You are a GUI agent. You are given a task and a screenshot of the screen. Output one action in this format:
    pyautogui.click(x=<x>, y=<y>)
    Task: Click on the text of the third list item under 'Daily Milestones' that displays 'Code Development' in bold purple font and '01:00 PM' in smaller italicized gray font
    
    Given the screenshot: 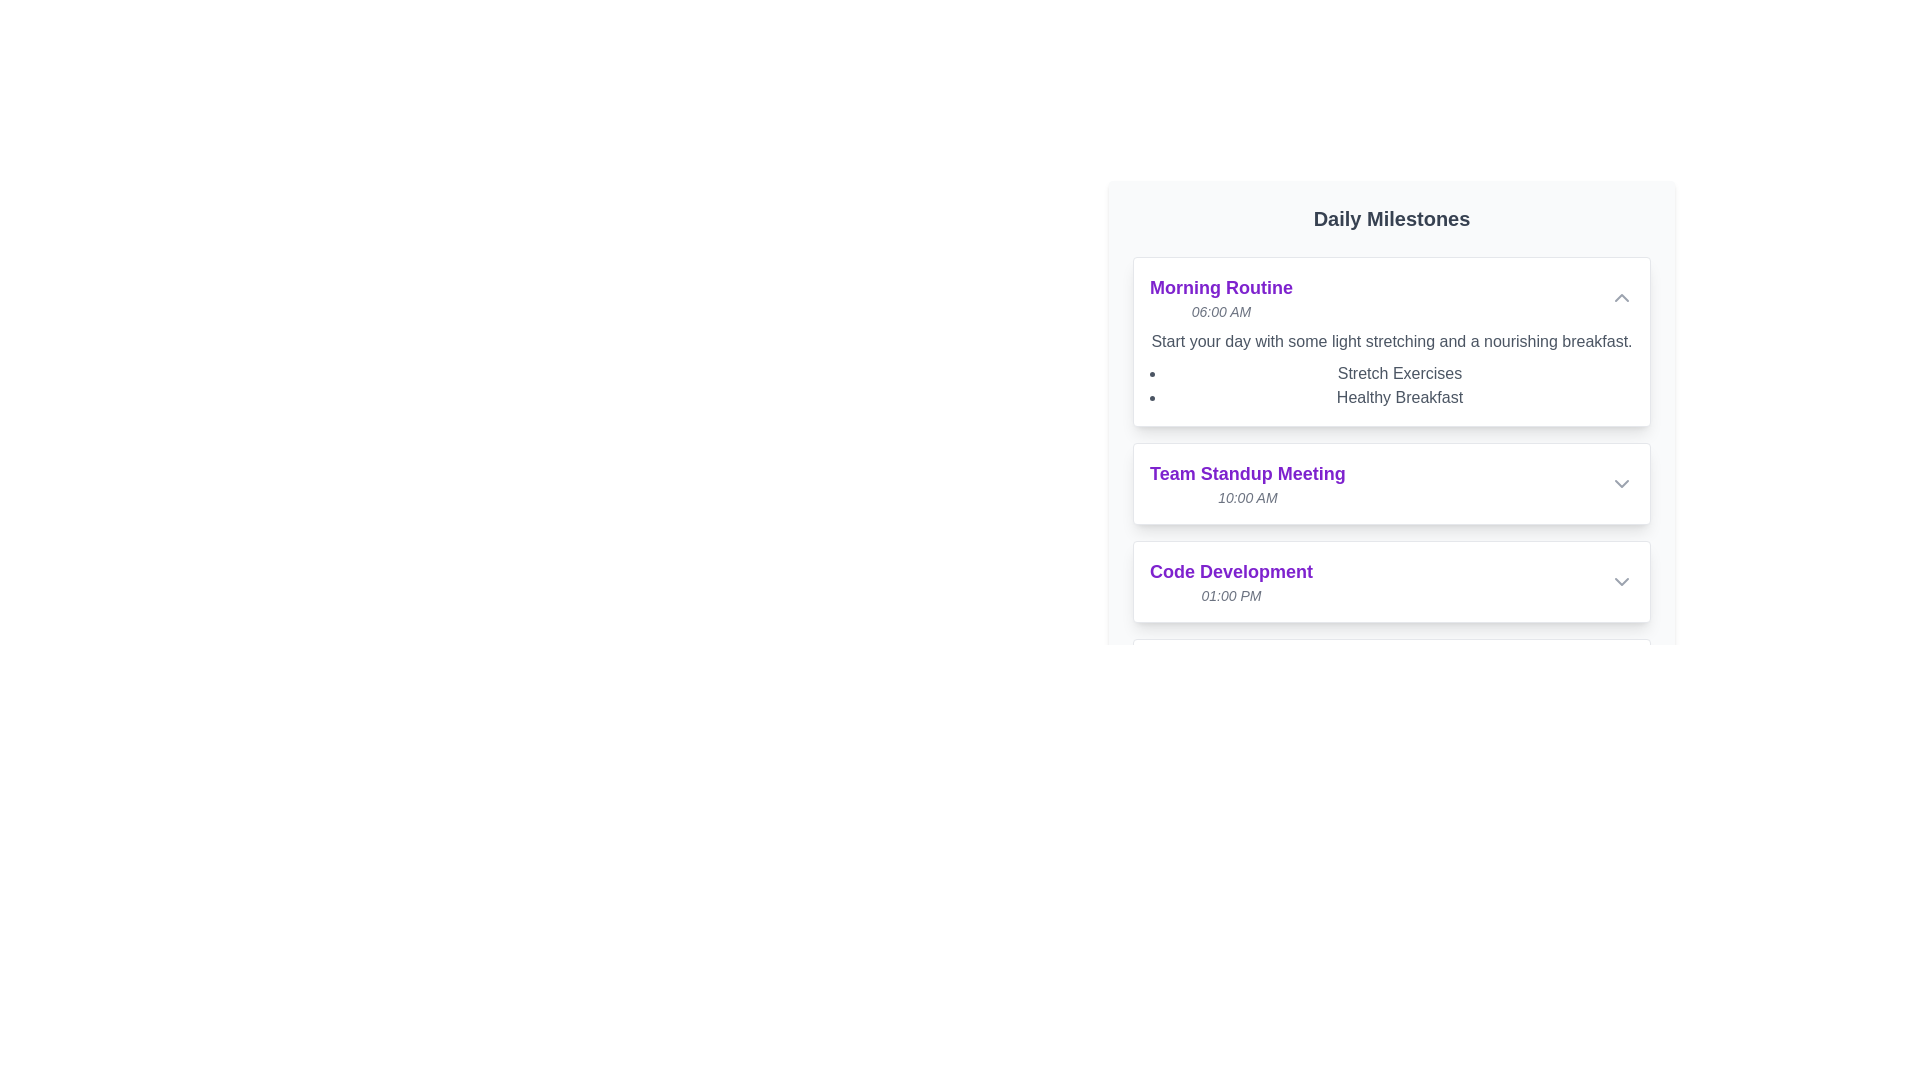 What is the action you would take?
    pyautogui.click(x=1230, y=582)
    